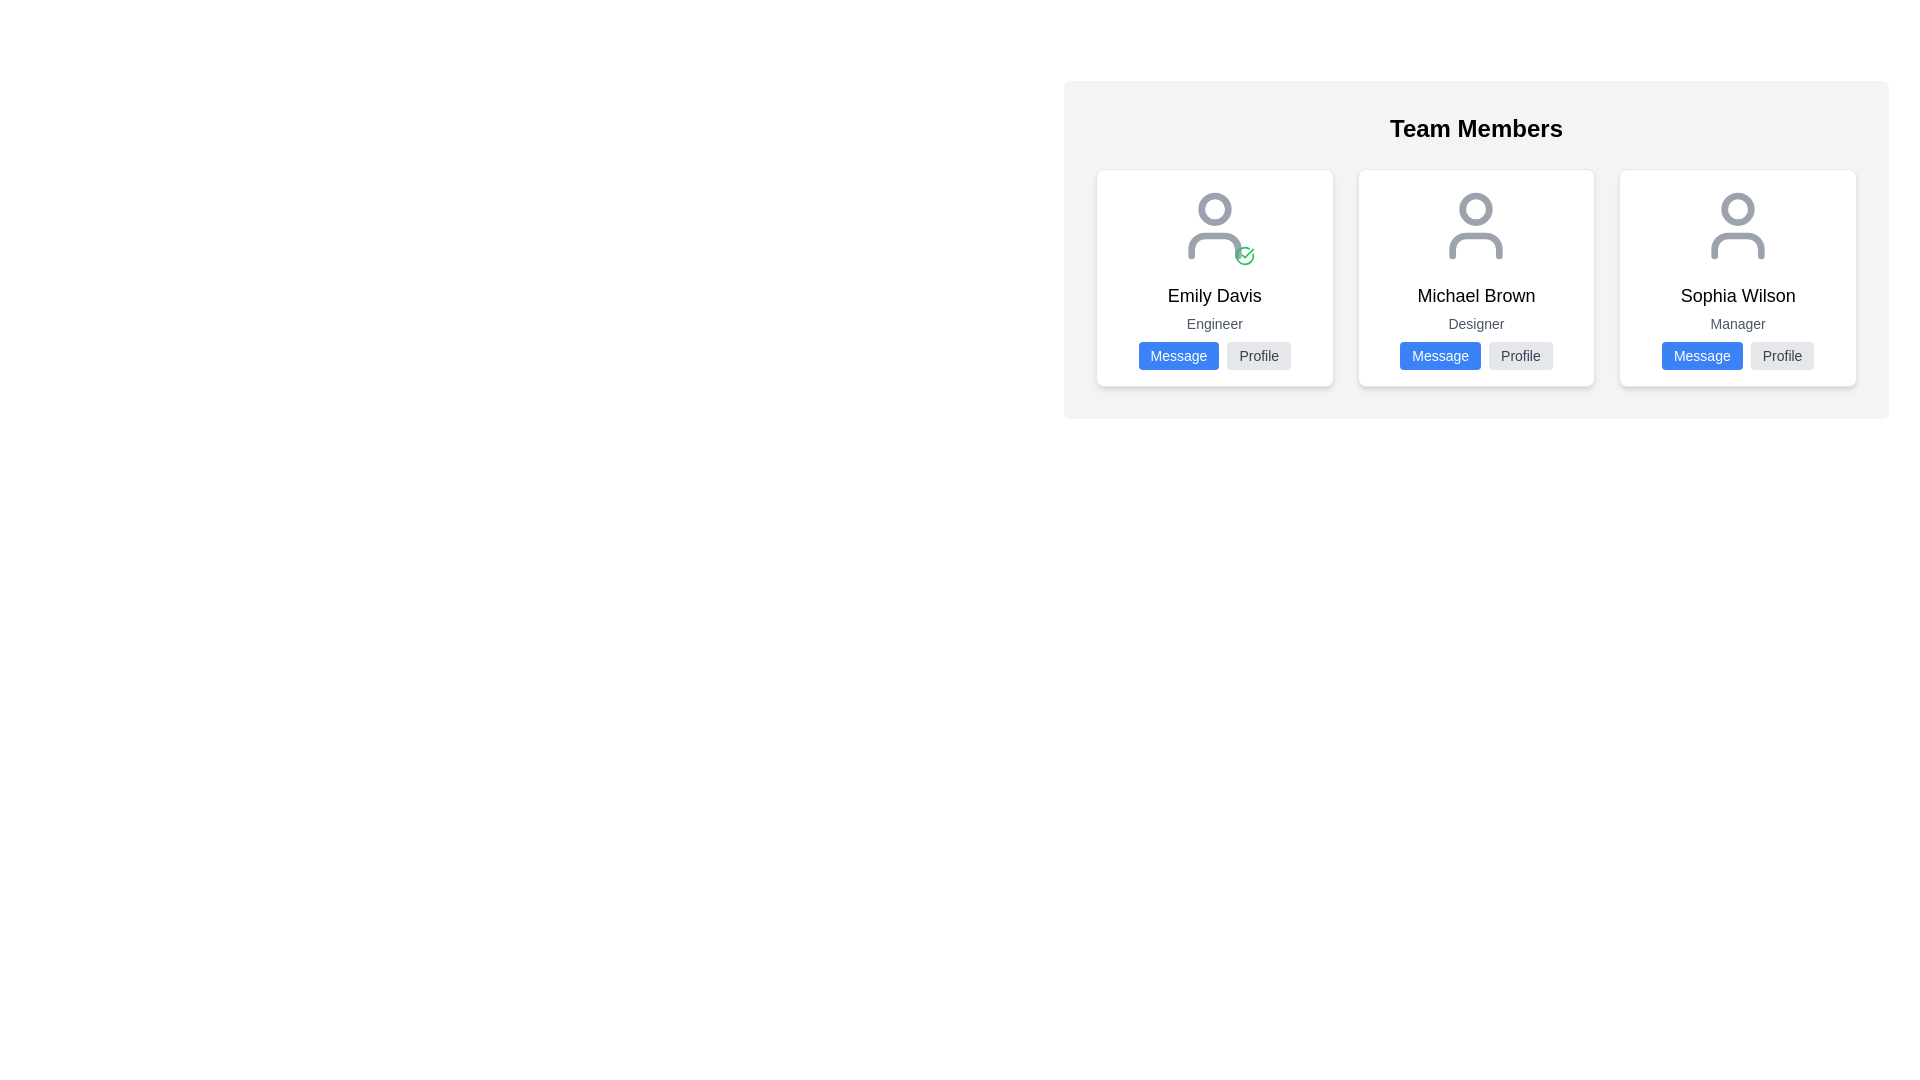  What do you see at coordinates (1440, 354) in the screenshot?
I see `the 'Message' button with white text on a blue background, located below the card for 'Michael Brown,' a Designer, in the Team Members section` at bounding box center [1440, 354].